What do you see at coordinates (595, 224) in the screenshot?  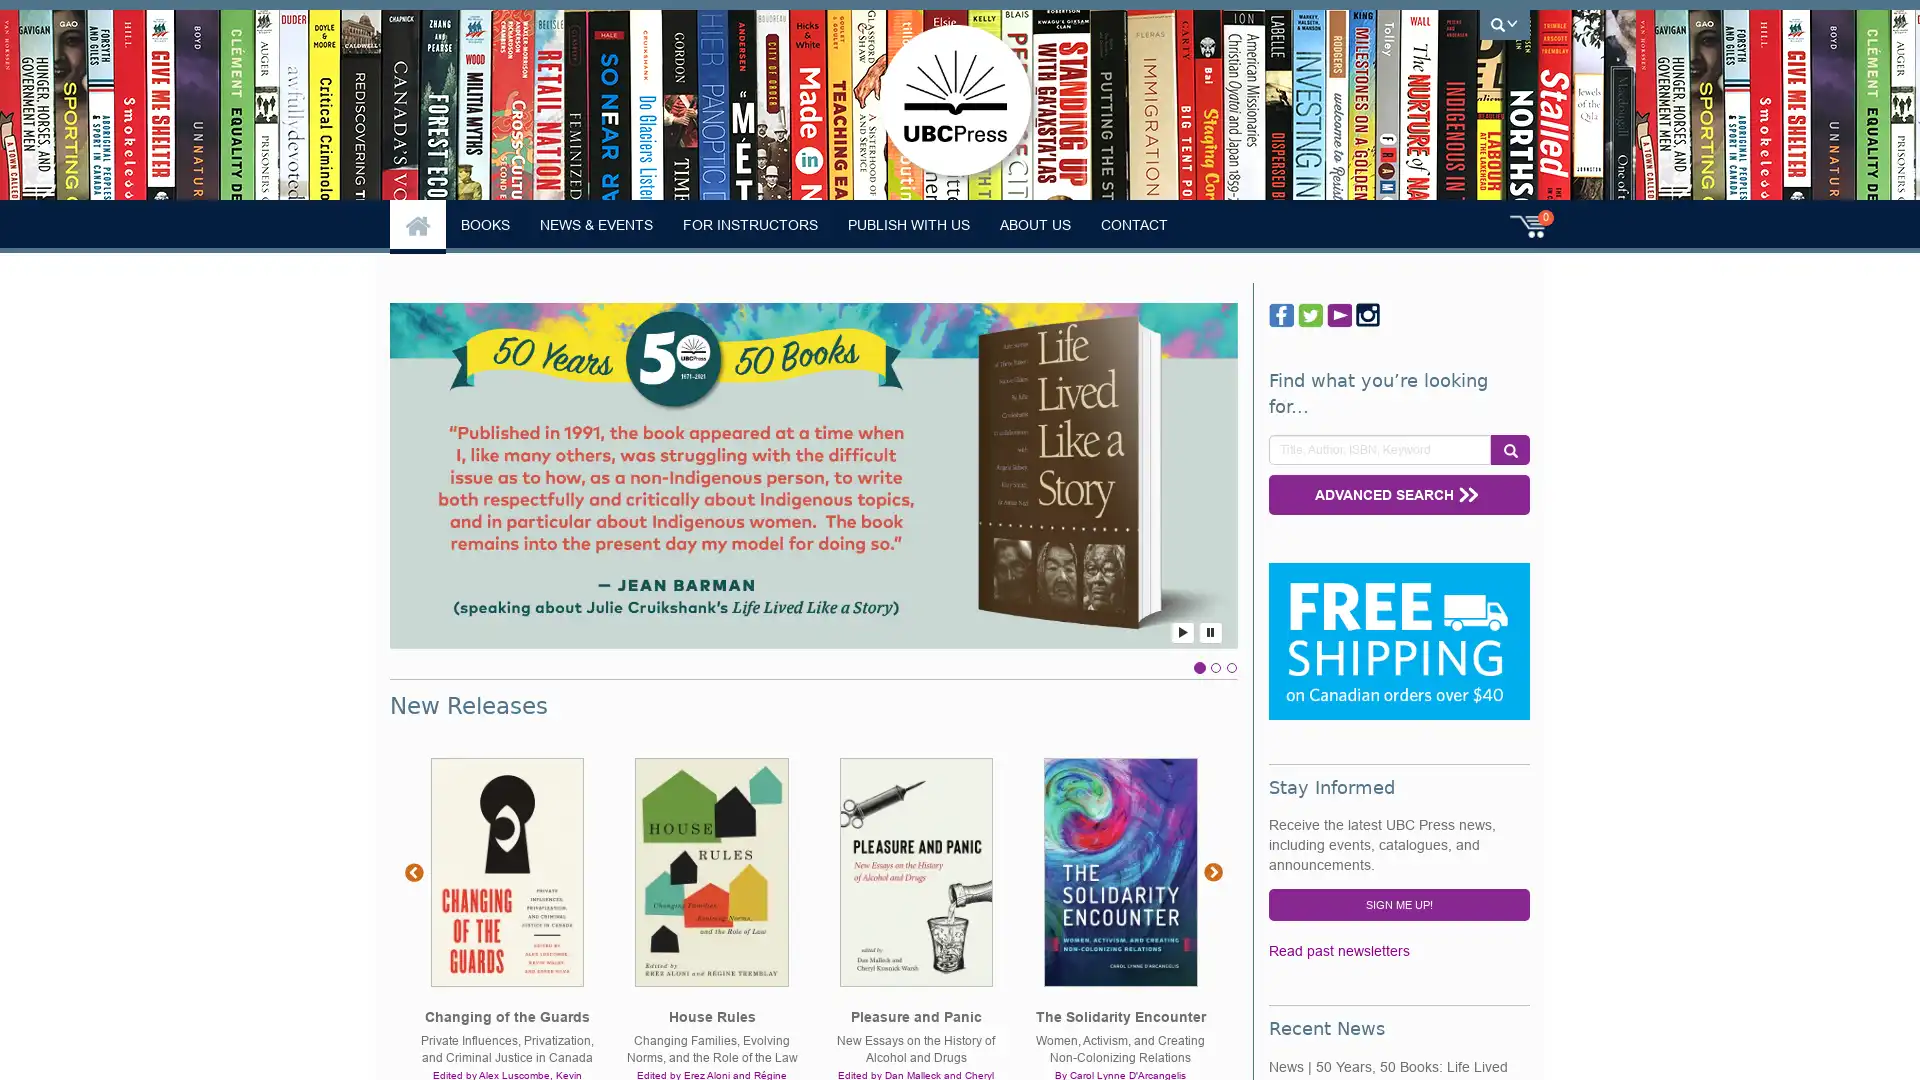 I see `NEWS & EVENTS` at bounding box center [595, 224].